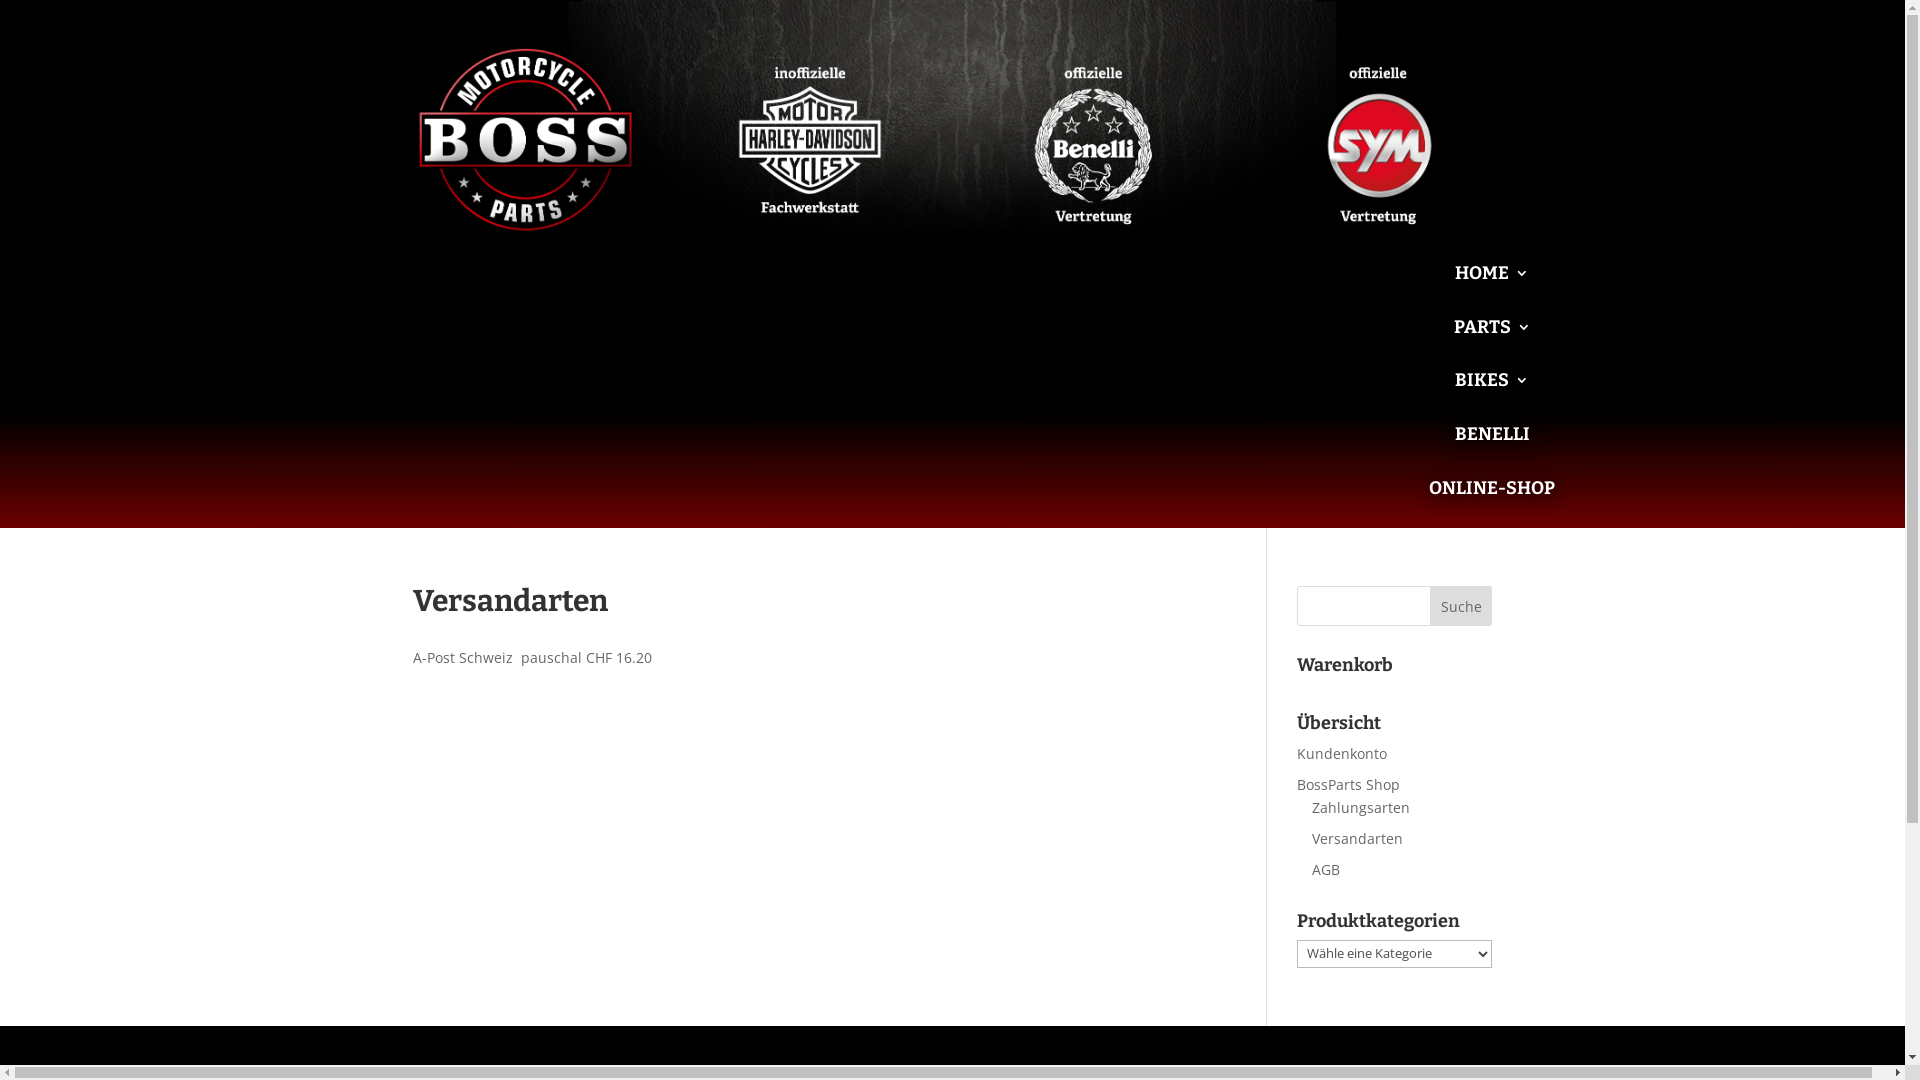  What do you see at coordinates (1461, 604) in the screenshot?
I see `'Suche'` at bounding box center [1461, 604].